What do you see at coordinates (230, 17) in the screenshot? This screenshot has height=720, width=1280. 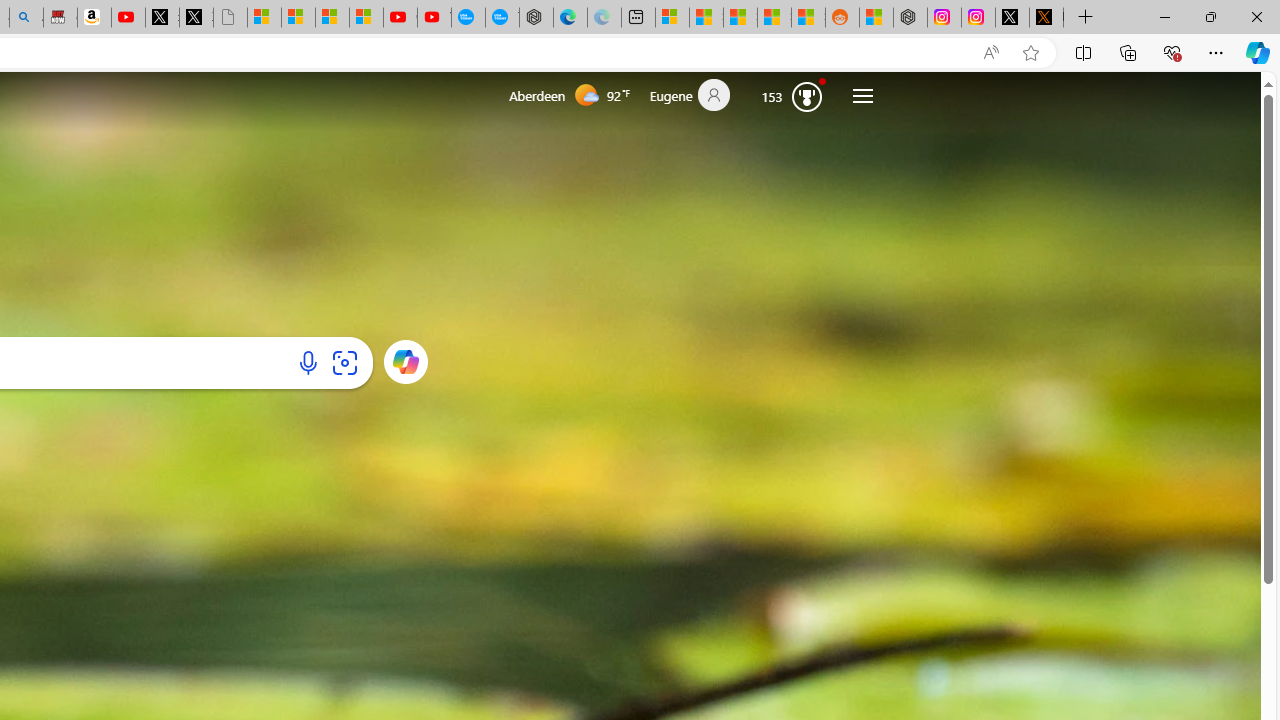 I see `'Untitled'` at bounding box center [230, 17].